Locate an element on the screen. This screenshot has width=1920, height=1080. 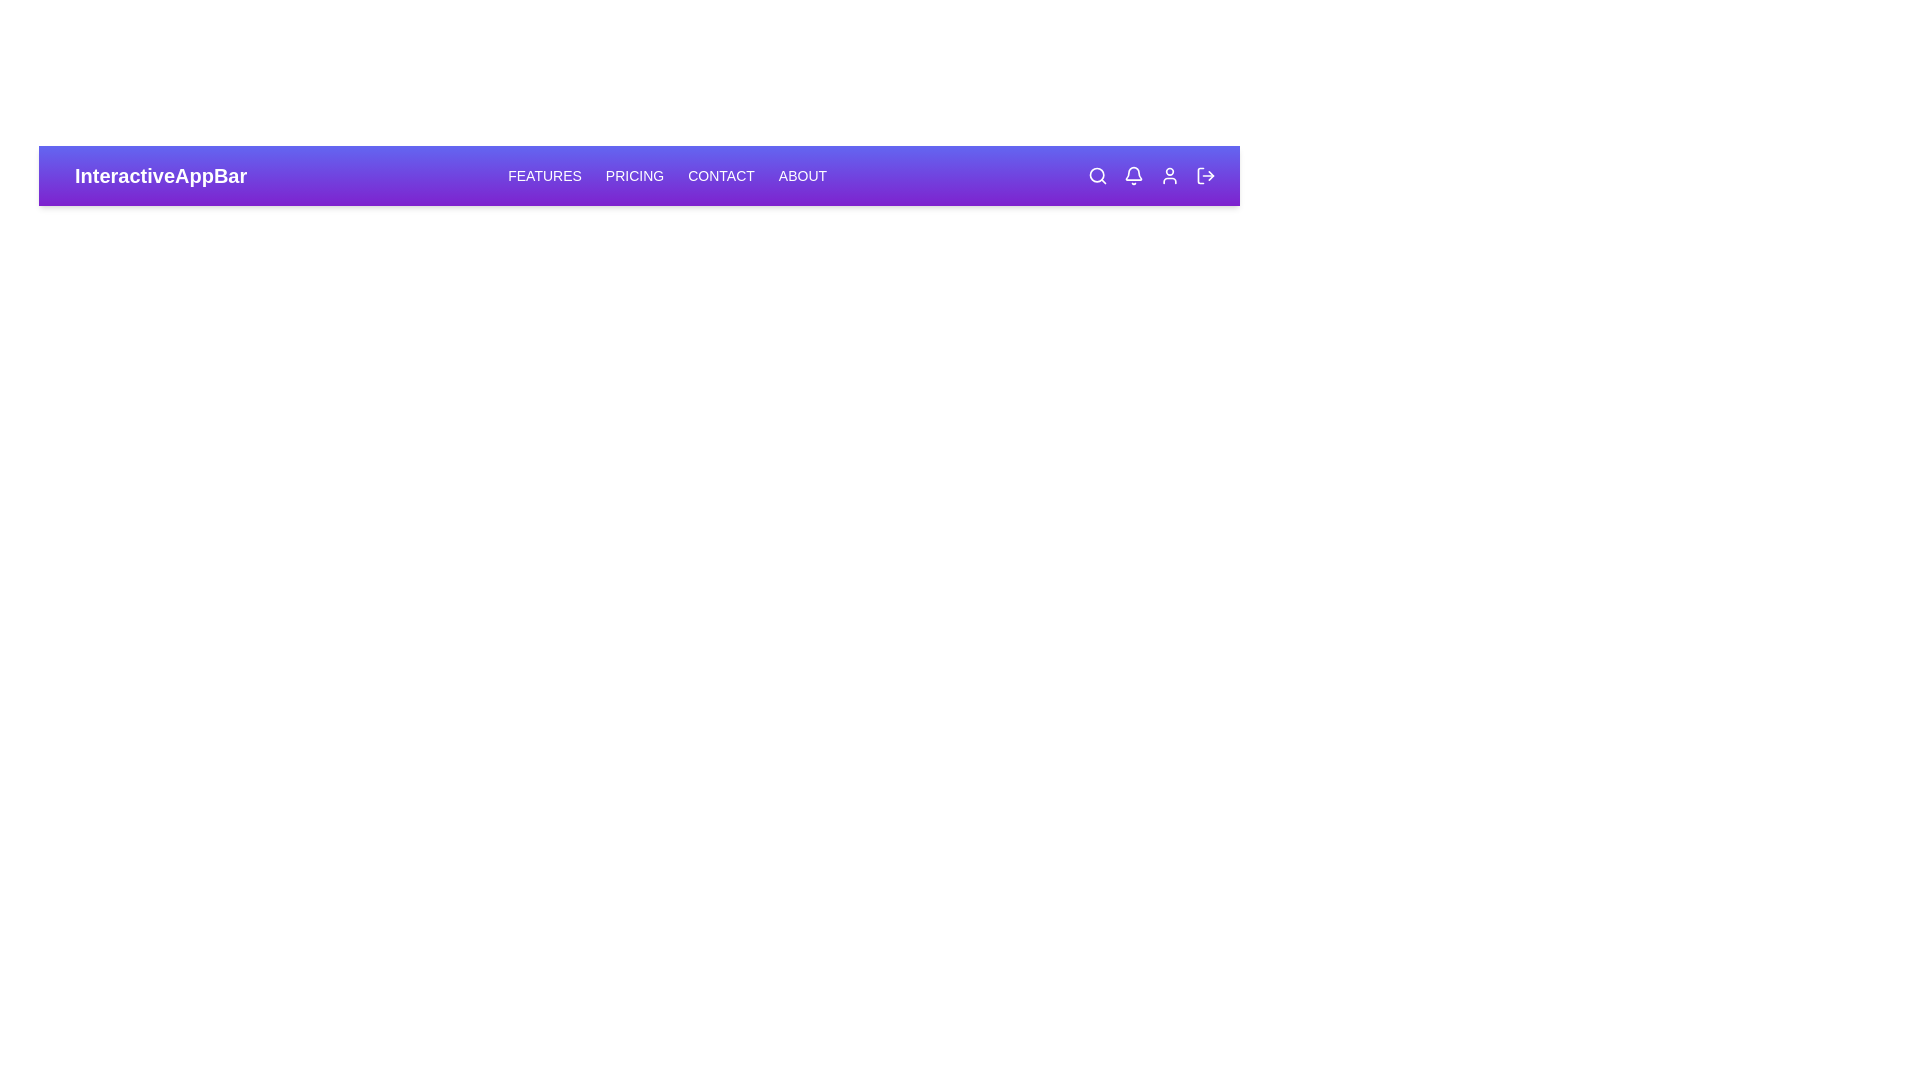
the 'Bell' icon to view notifications is located at coordinates (1133, 175).